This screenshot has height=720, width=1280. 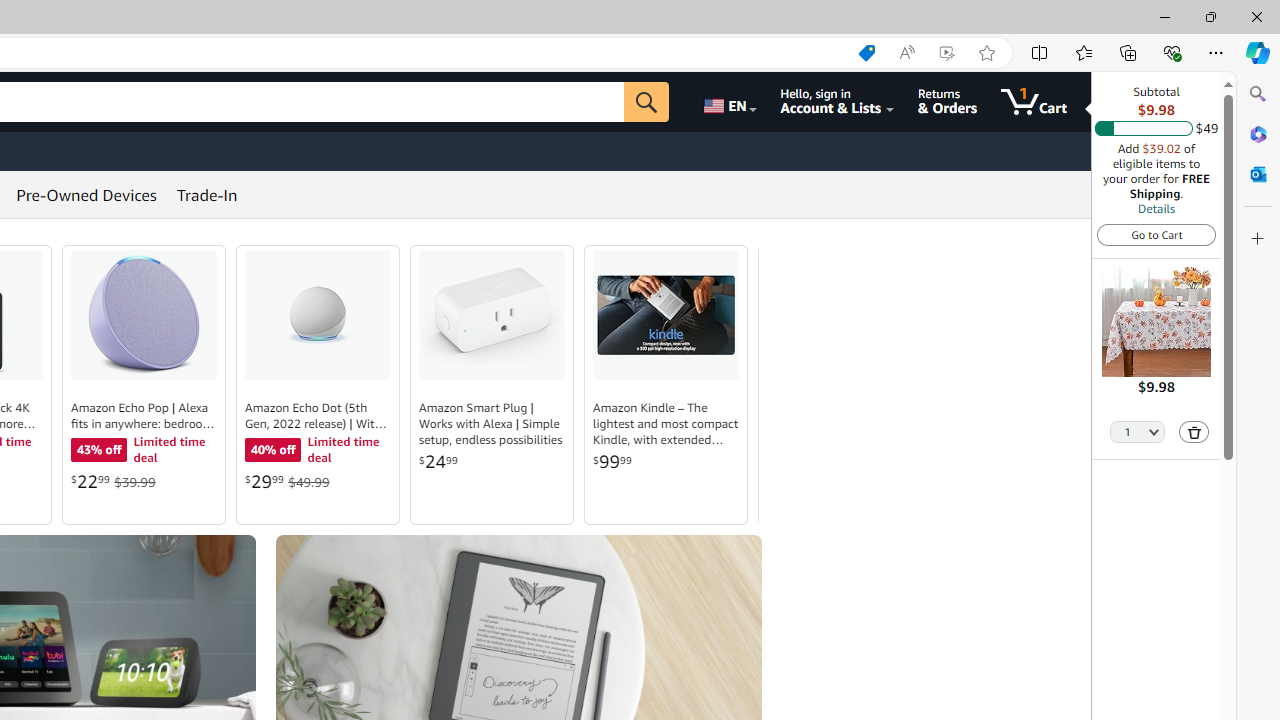 I want to click on 'Pre-Owned Devices', so click(x=85, y=195).